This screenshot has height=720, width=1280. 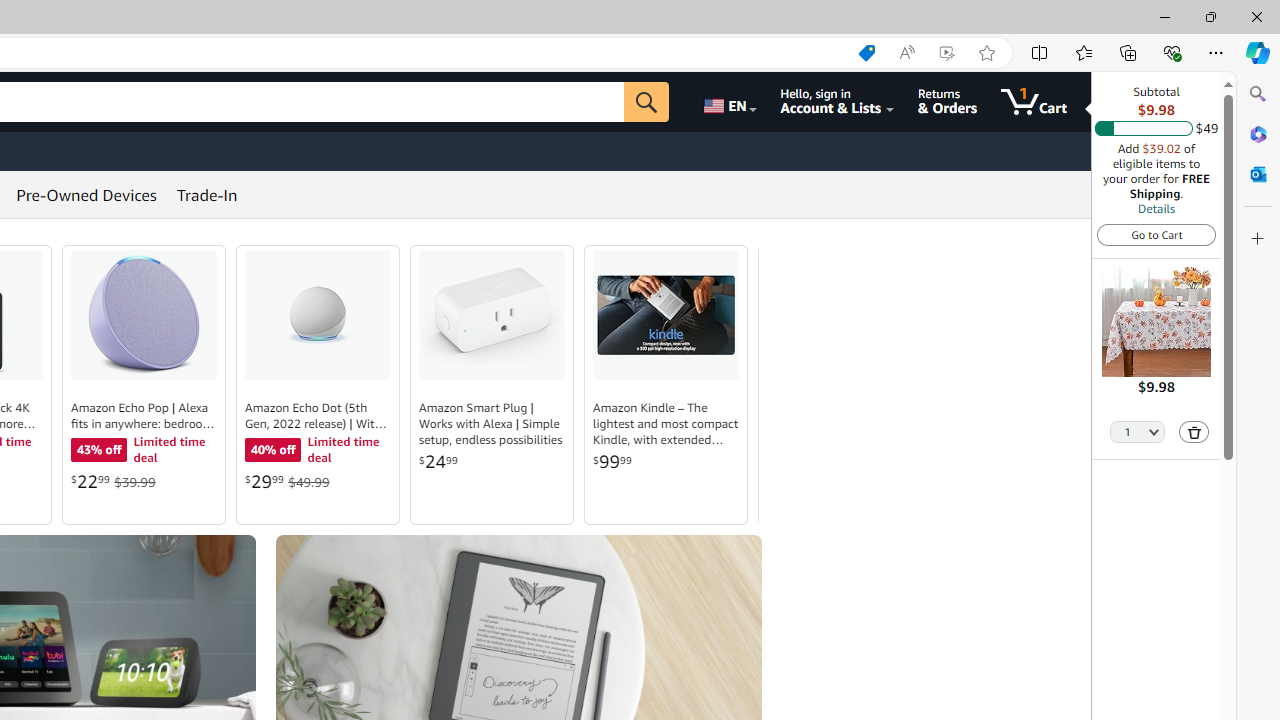 I want to click on 'Pre-Owned Devices', so click(x=85, y=195).